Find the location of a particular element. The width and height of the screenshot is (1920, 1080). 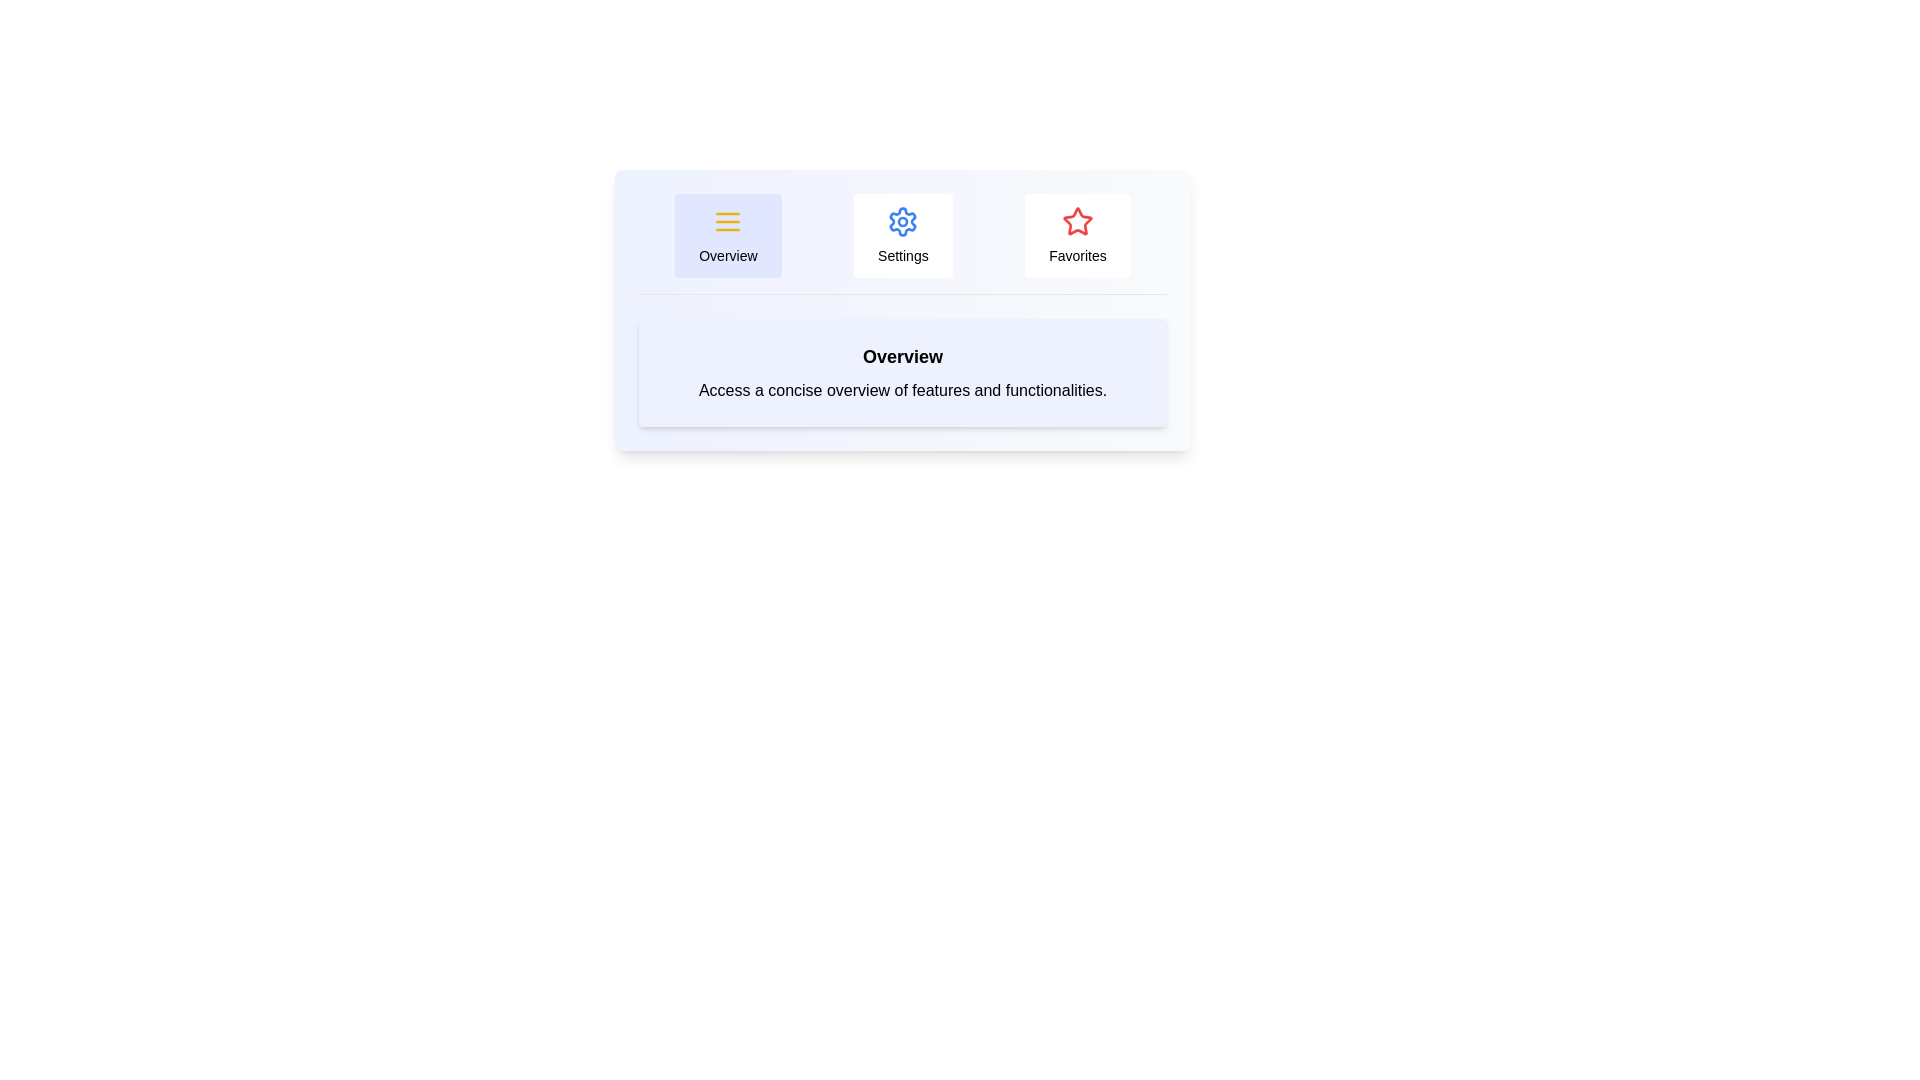

the tab labeled Settings is located at coordinates (901, 234).